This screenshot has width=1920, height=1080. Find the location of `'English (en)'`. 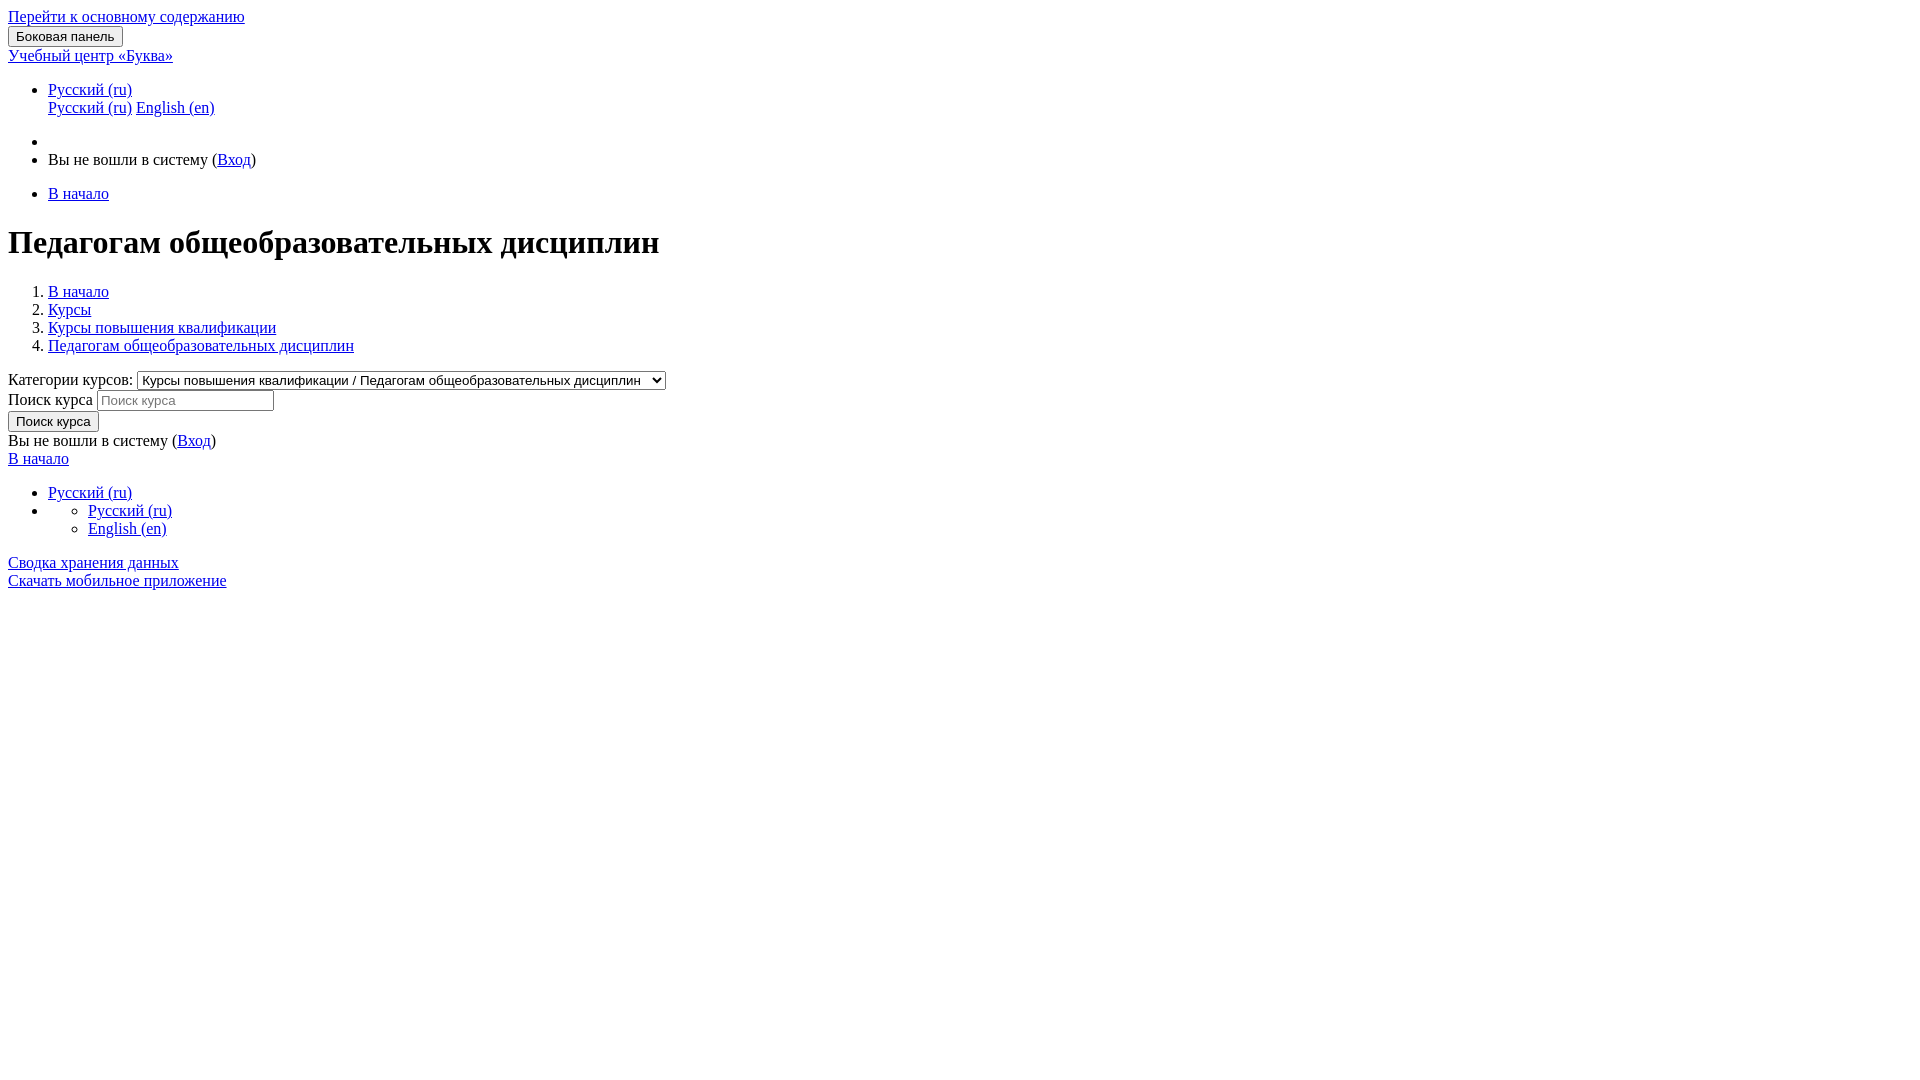

'English (en)' is located at coordinates (175, 107).